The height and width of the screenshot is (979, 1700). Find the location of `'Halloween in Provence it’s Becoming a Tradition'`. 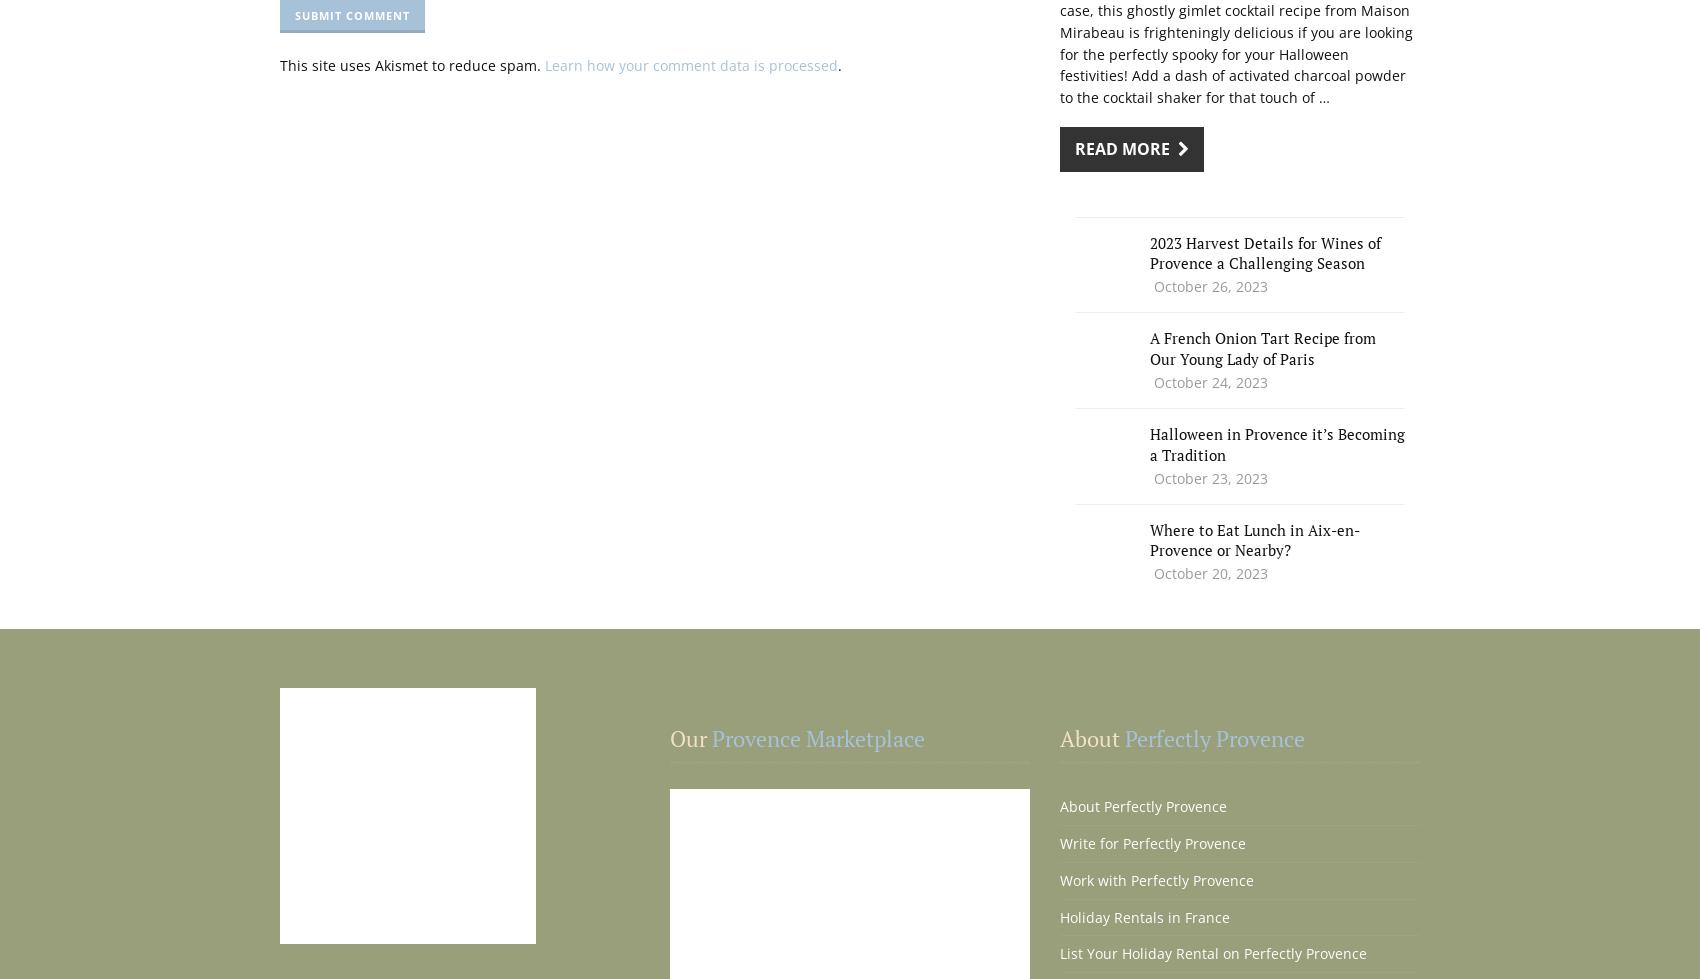

'Halloween in Provence it’s Becoming a Tradition' is located at coordinates (1277, 443).